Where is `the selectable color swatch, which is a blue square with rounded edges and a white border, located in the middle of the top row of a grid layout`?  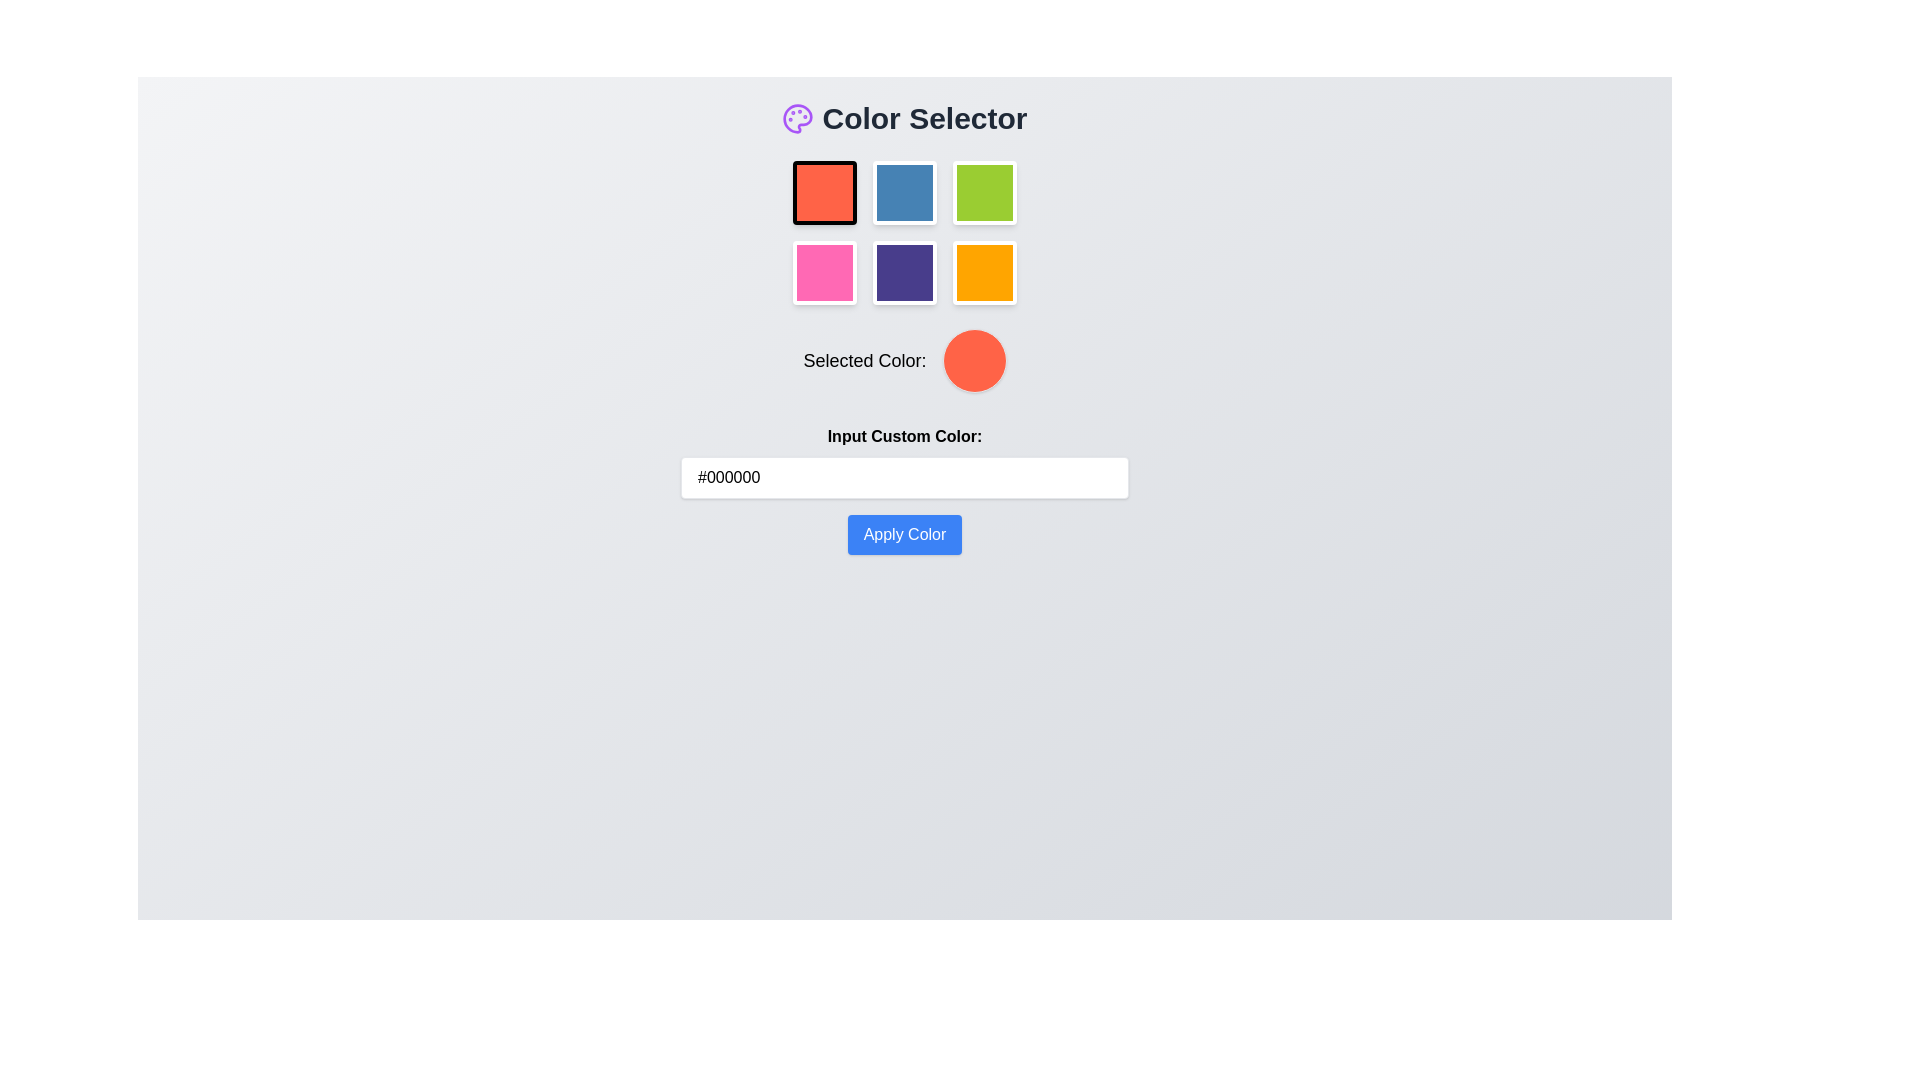
the selectable color swatch, which is a blue square with rounded edges and a white border, located in the middle of the top row of a grid layout is located at coordinates (904, 192).